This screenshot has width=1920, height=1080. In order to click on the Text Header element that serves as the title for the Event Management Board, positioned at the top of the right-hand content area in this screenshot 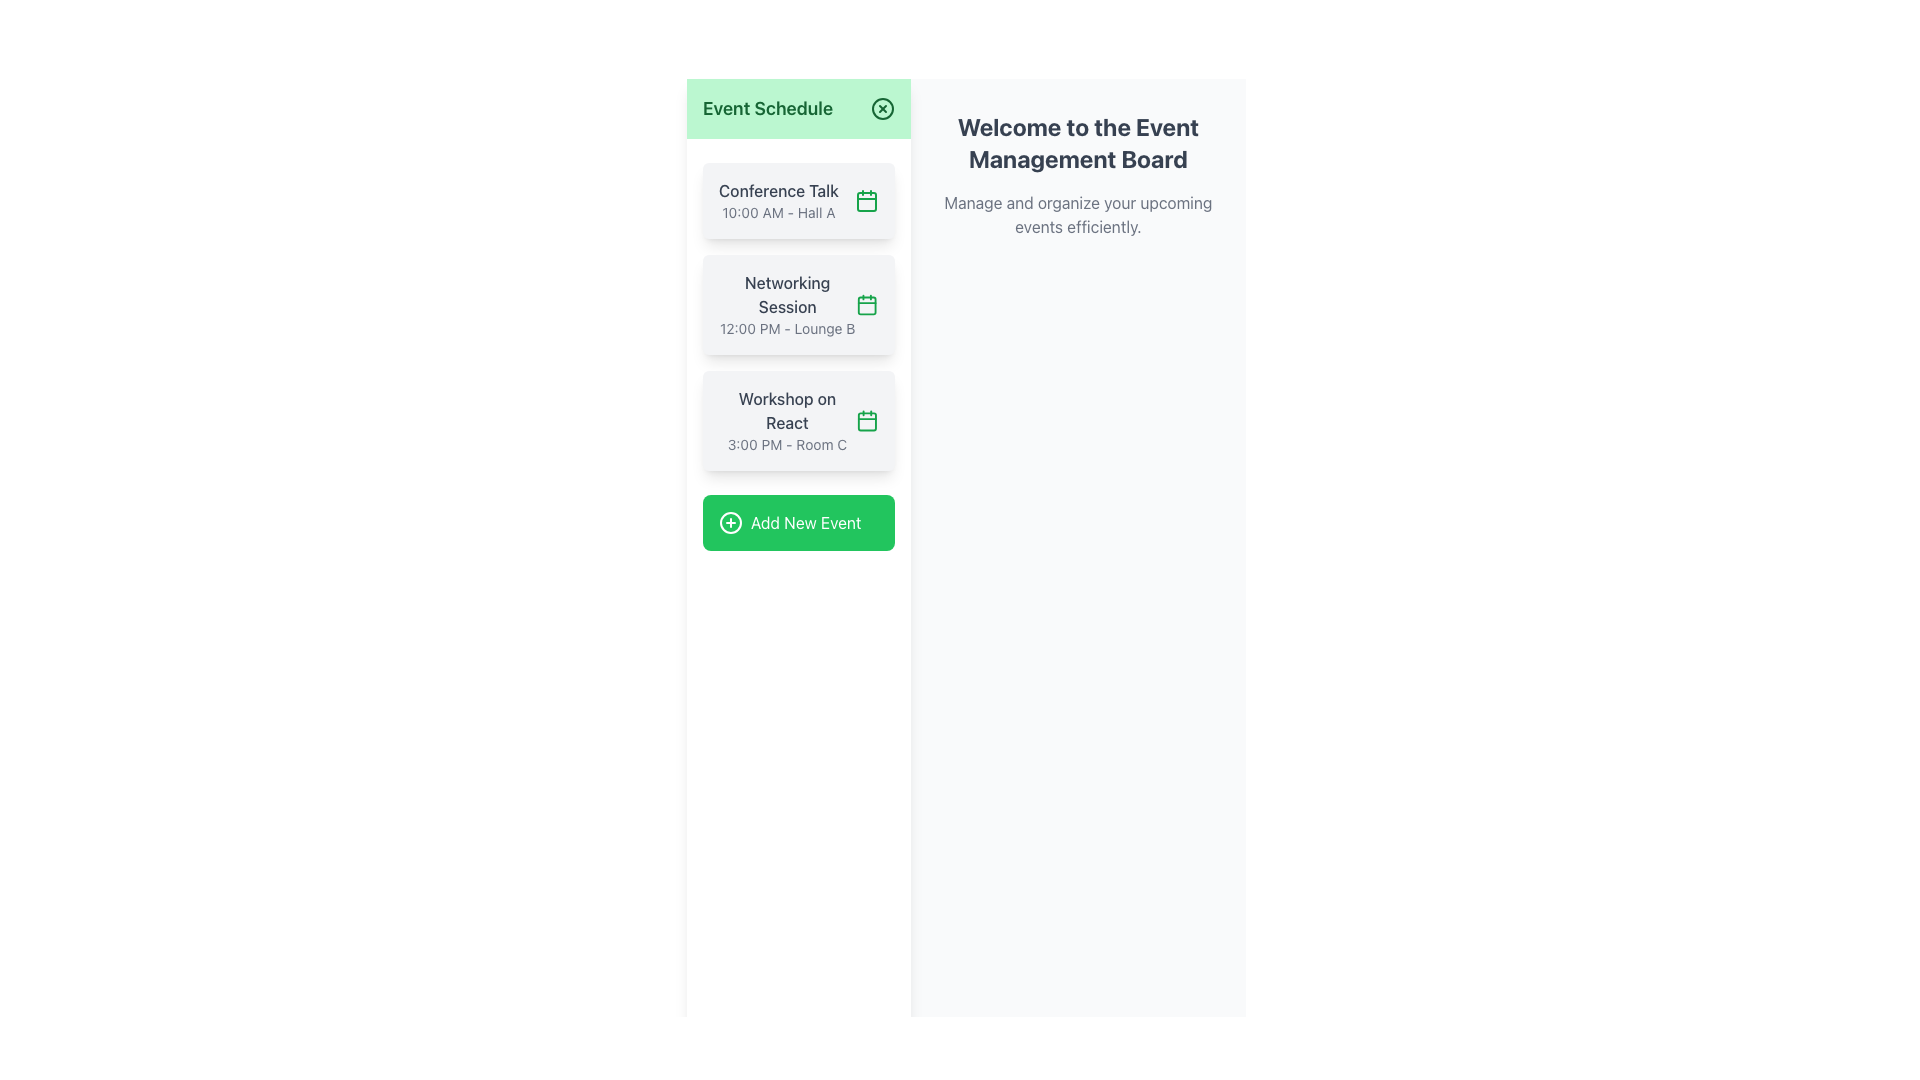, I will do `click(1077, 141)`.